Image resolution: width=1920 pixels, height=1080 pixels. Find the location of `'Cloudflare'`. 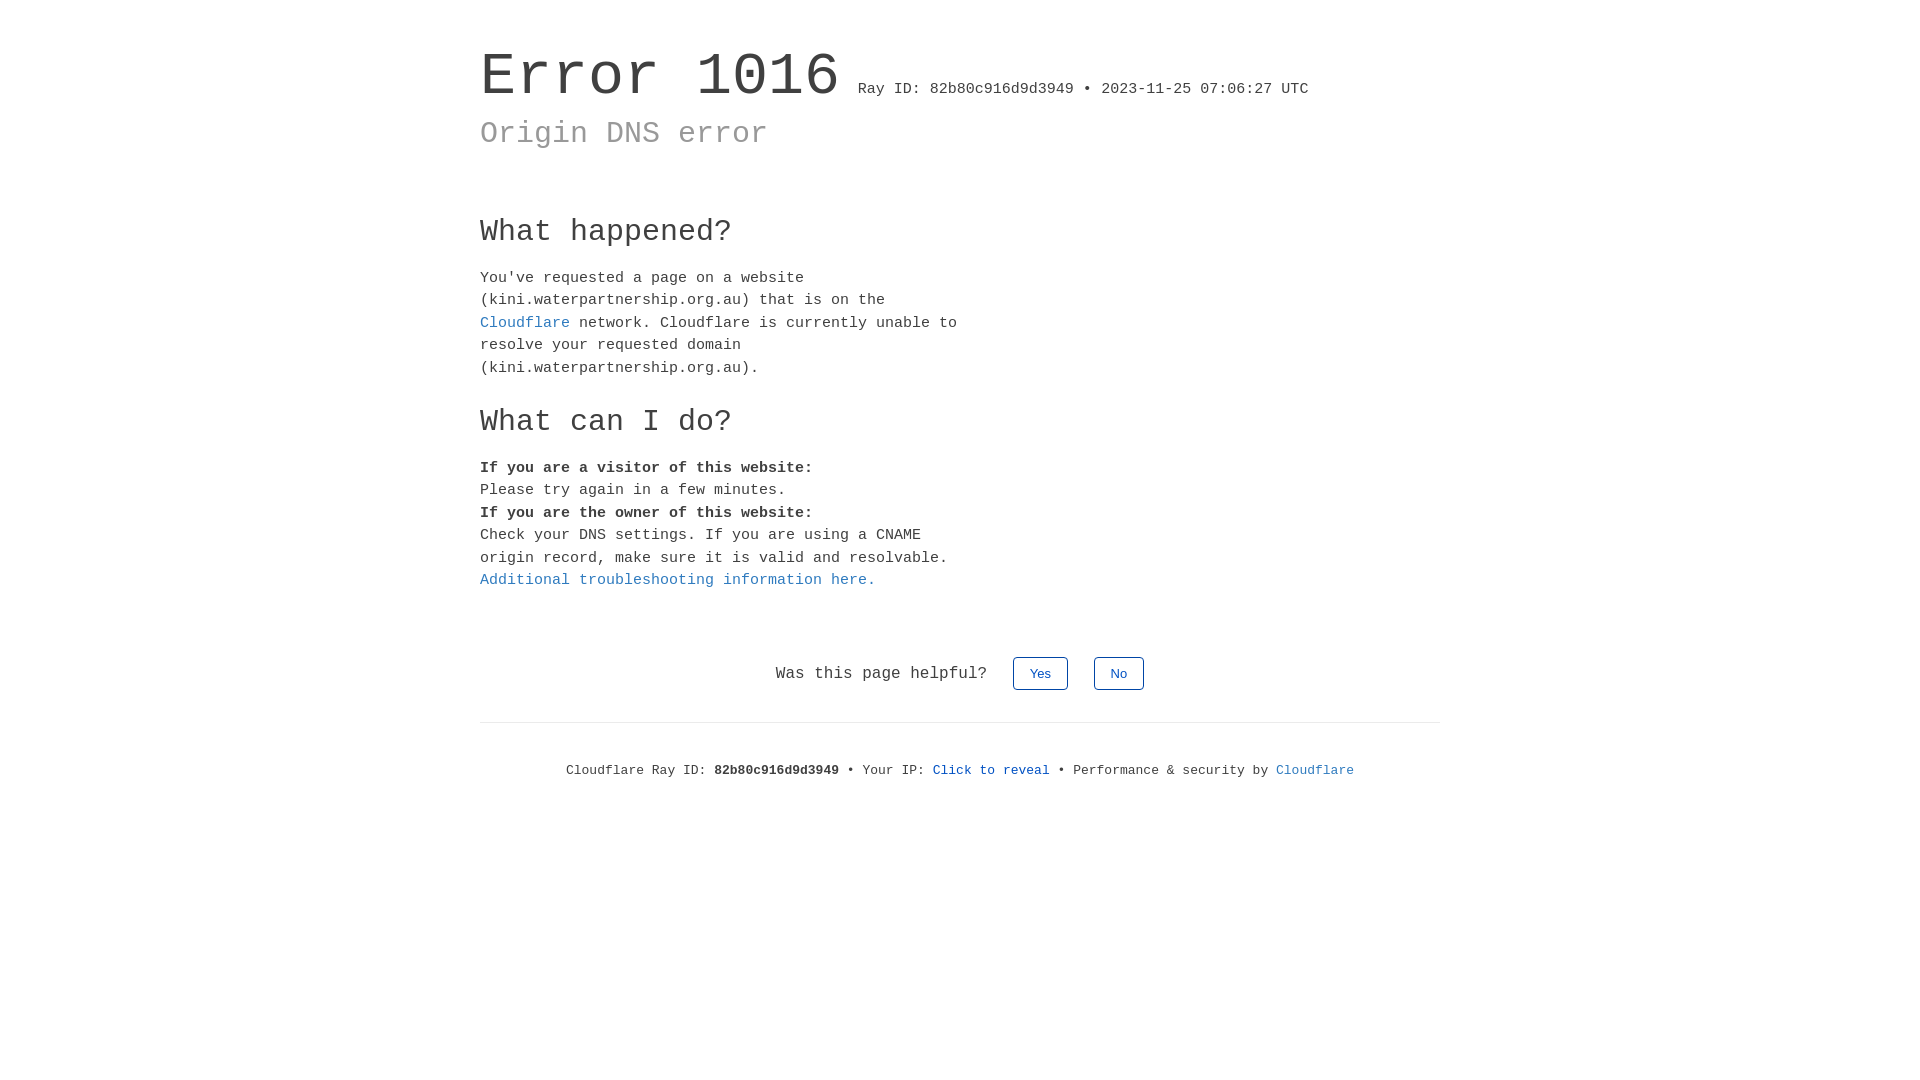

'Cloudflare' is located at coordinates (524, 321).